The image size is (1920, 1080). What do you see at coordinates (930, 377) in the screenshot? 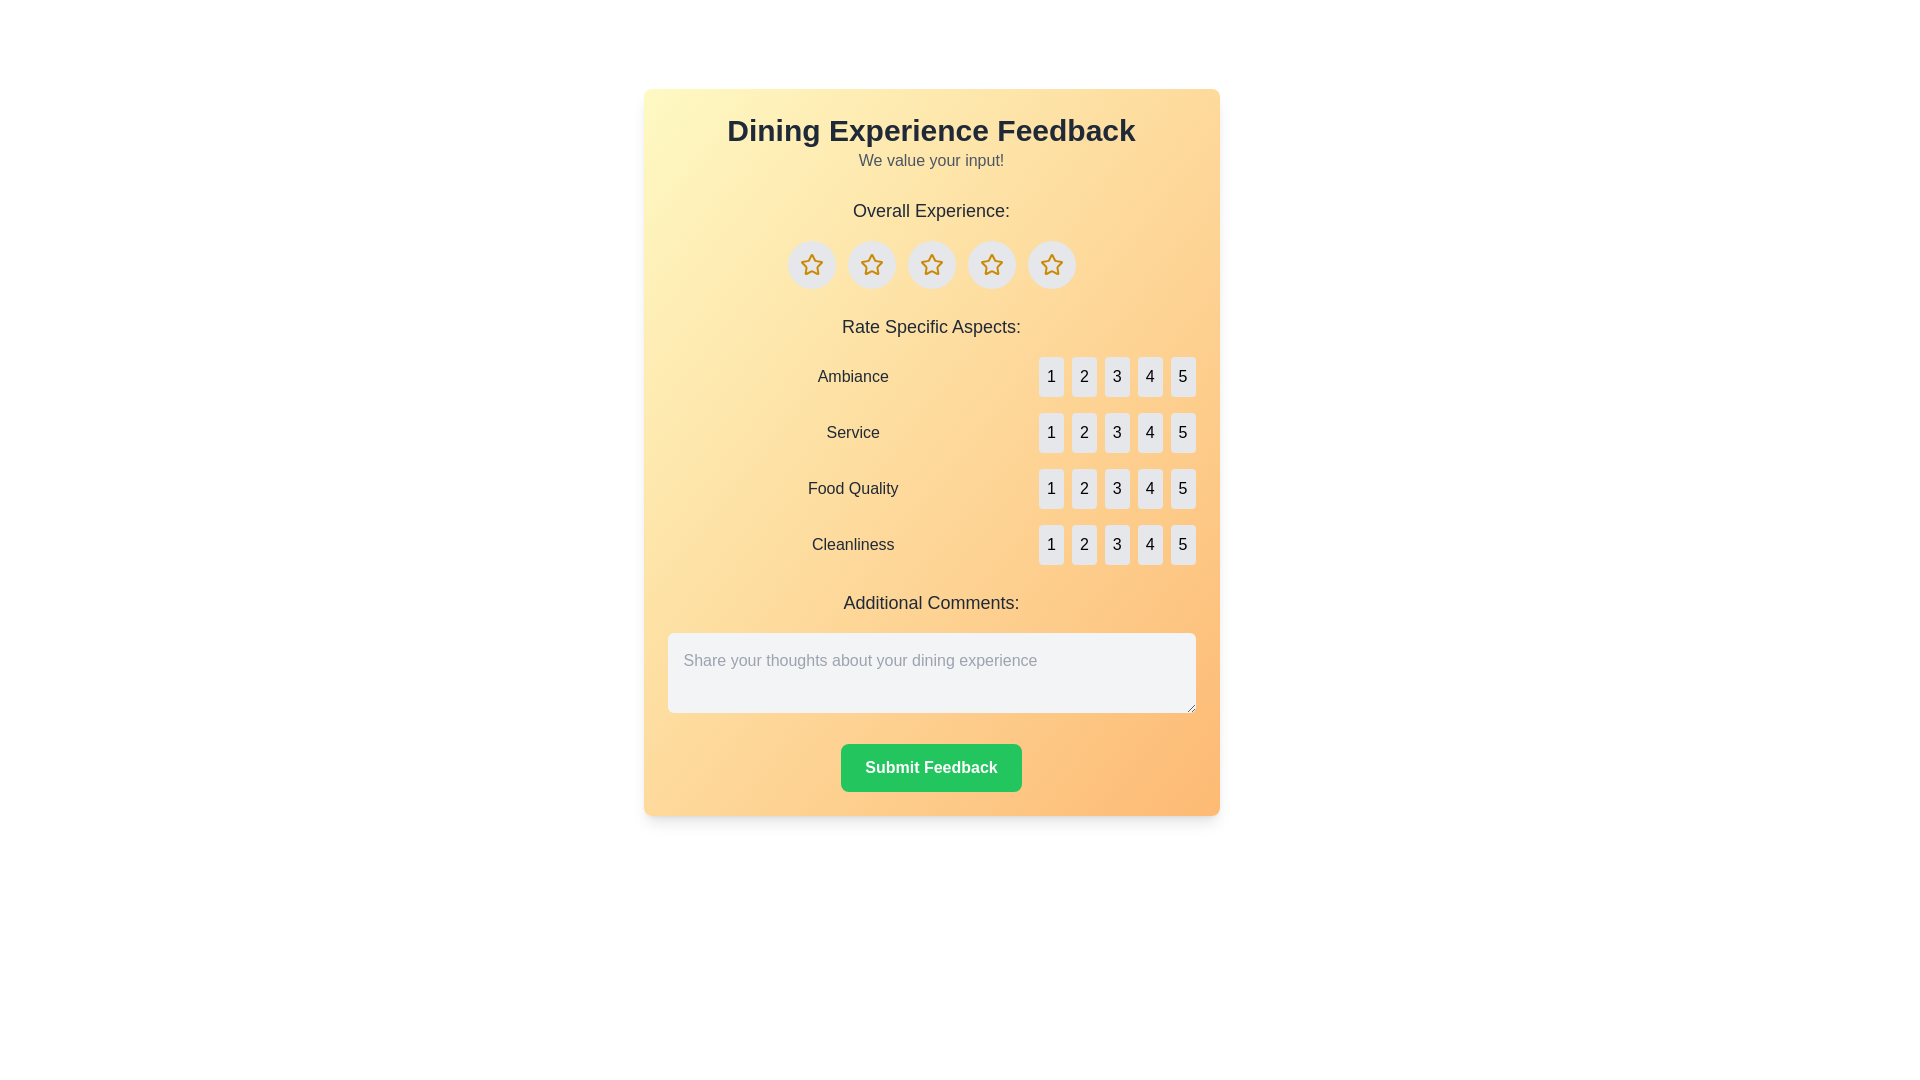
I see `the numeric buttons of the 'Ambiance' rating control` at bounding box center [930, 377].